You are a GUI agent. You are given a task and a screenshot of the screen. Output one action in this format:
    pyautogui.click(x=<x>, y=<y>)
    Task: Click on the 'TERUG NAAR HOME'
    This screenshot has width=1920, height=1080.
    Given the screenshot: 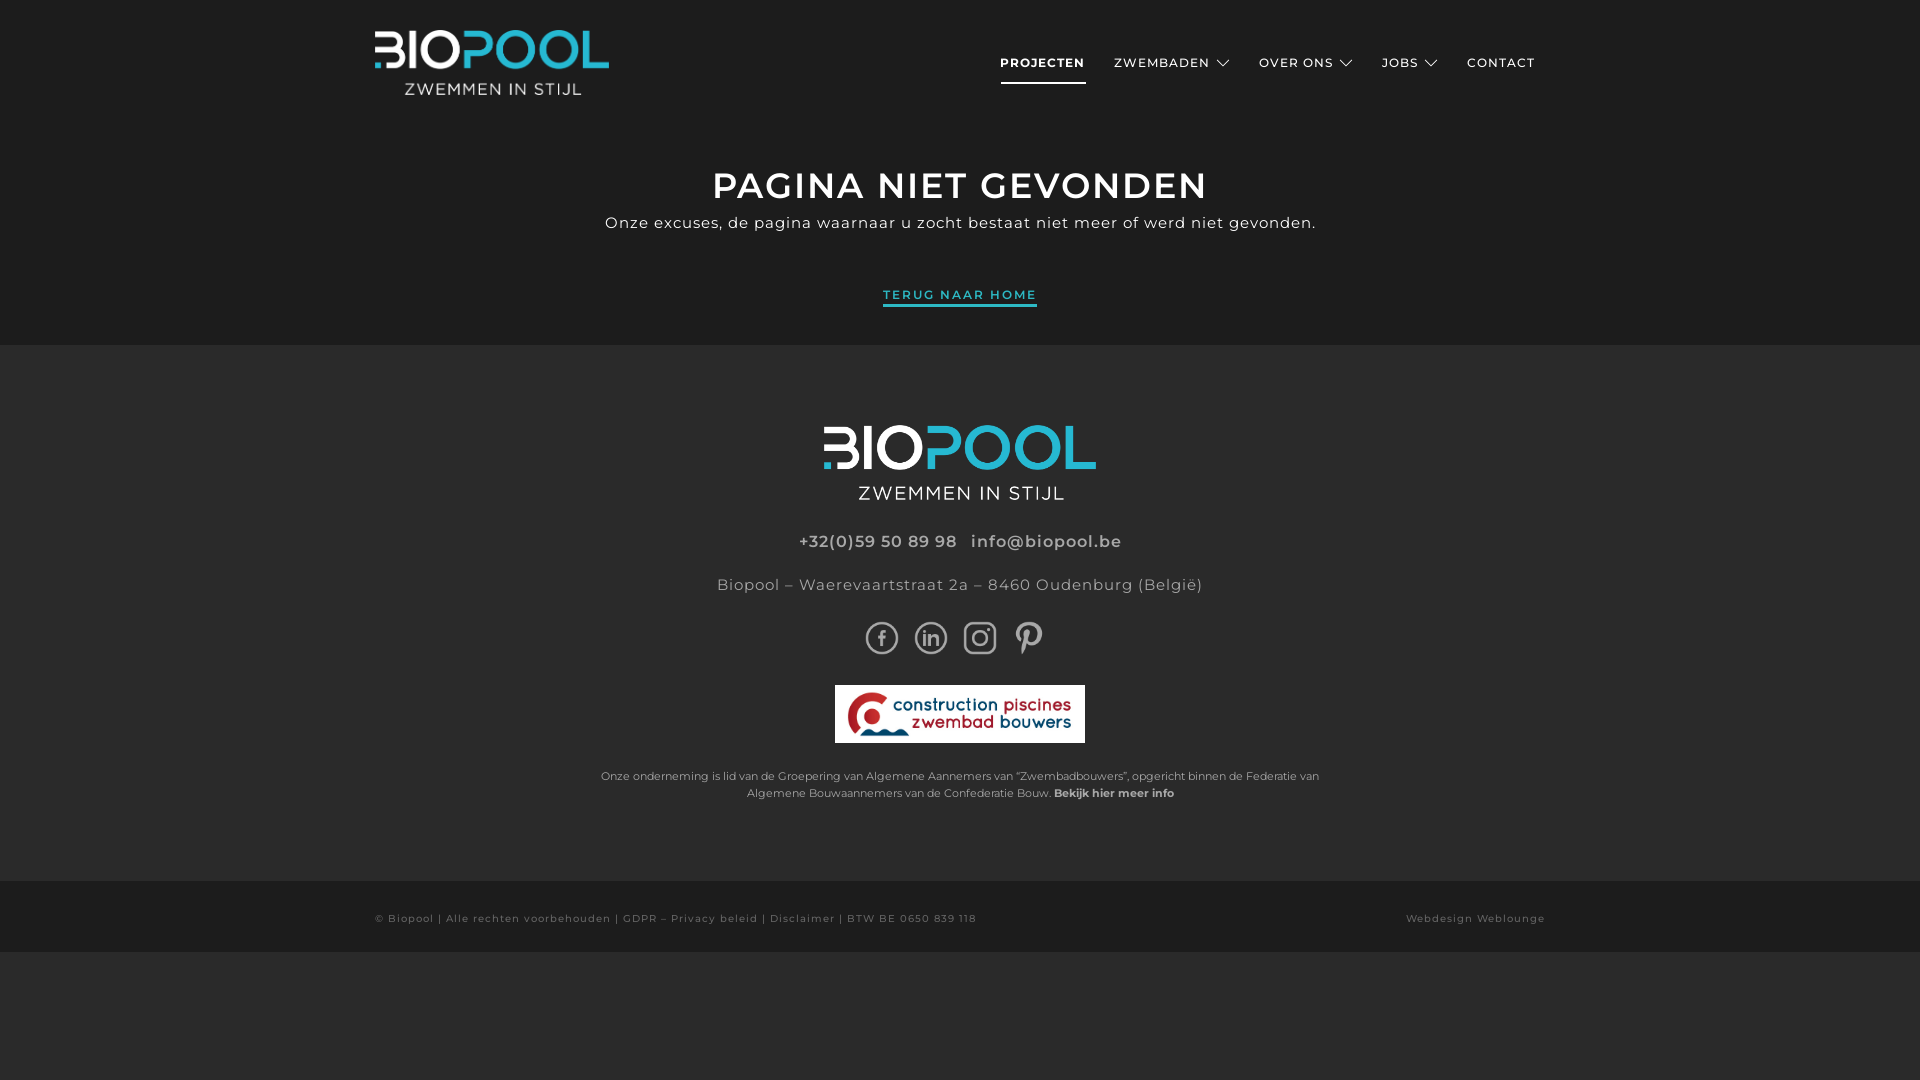 What is the action you would take?
    pyautogui.click(x=960, y=293)
    